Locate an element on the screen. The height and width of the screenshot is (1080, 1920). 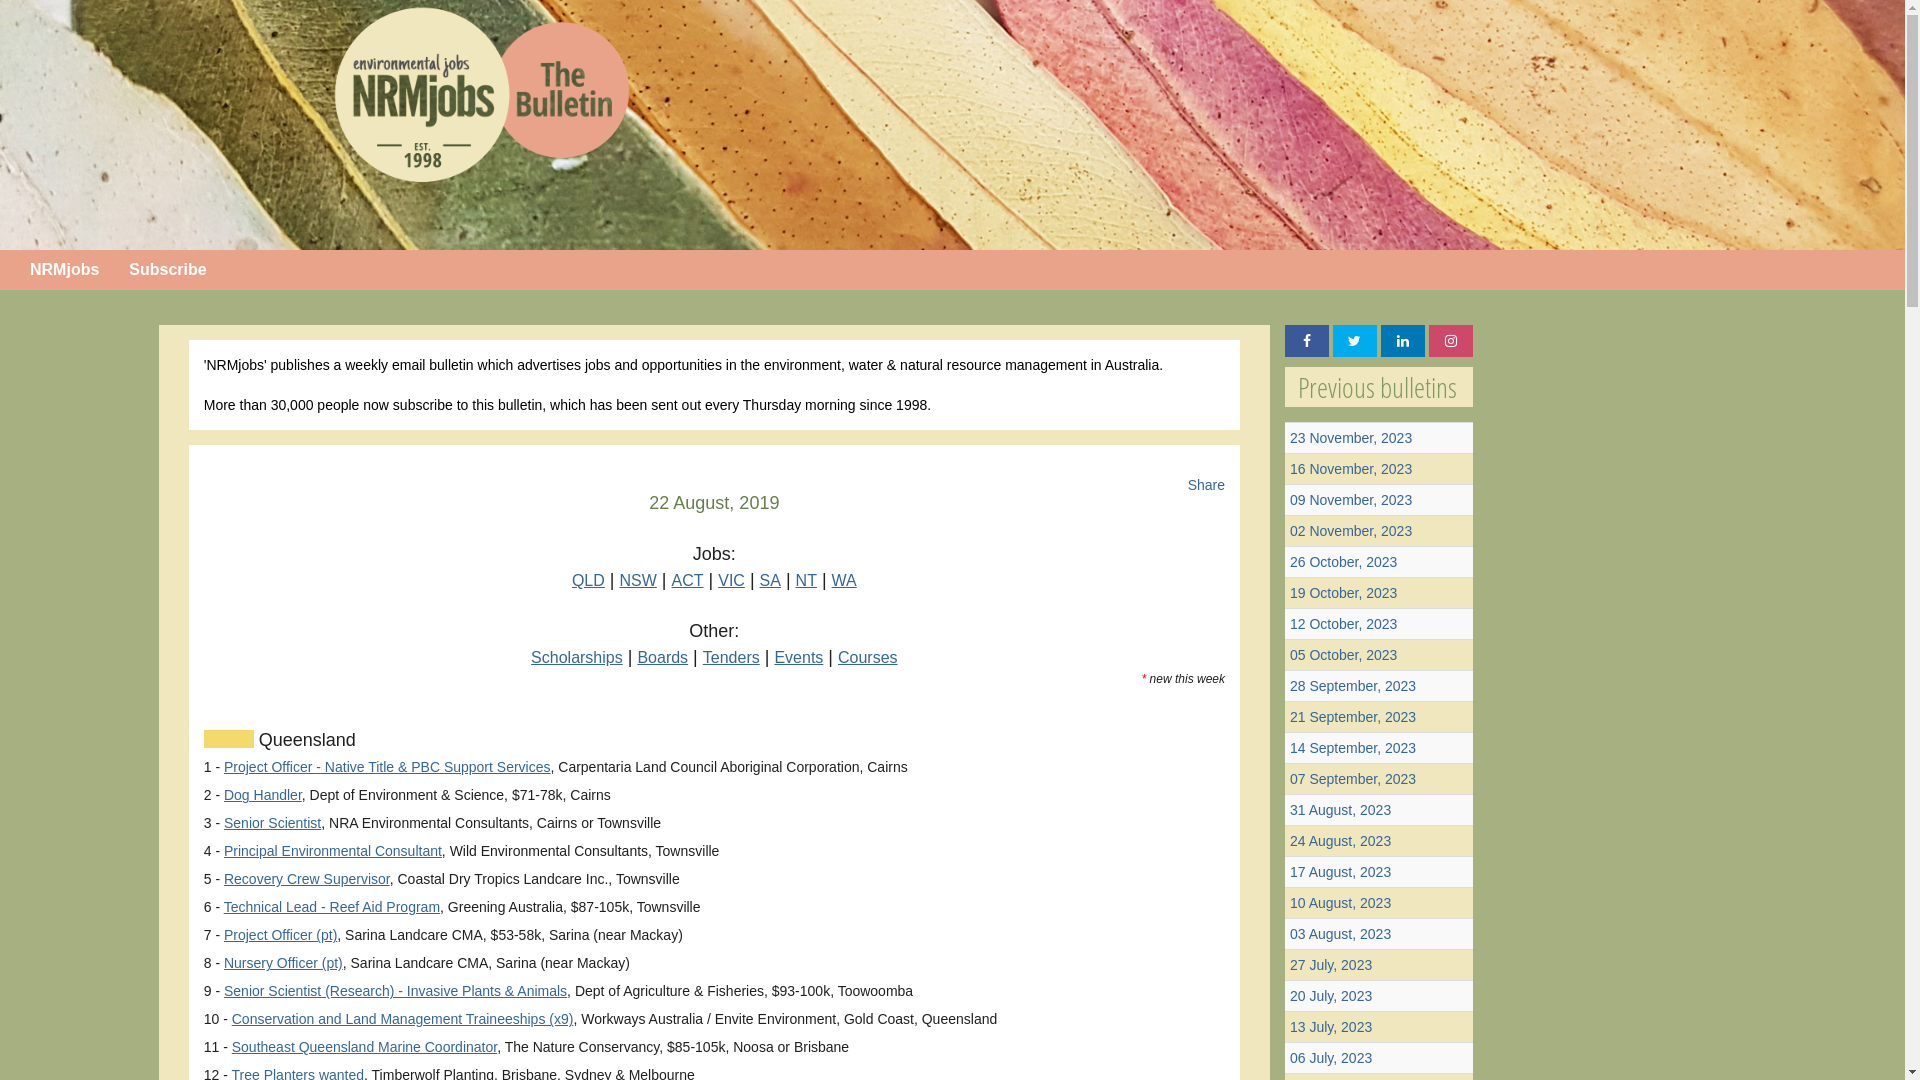
'Technical Lead - Reef Aid Program' is located at coordinates (331, 906).